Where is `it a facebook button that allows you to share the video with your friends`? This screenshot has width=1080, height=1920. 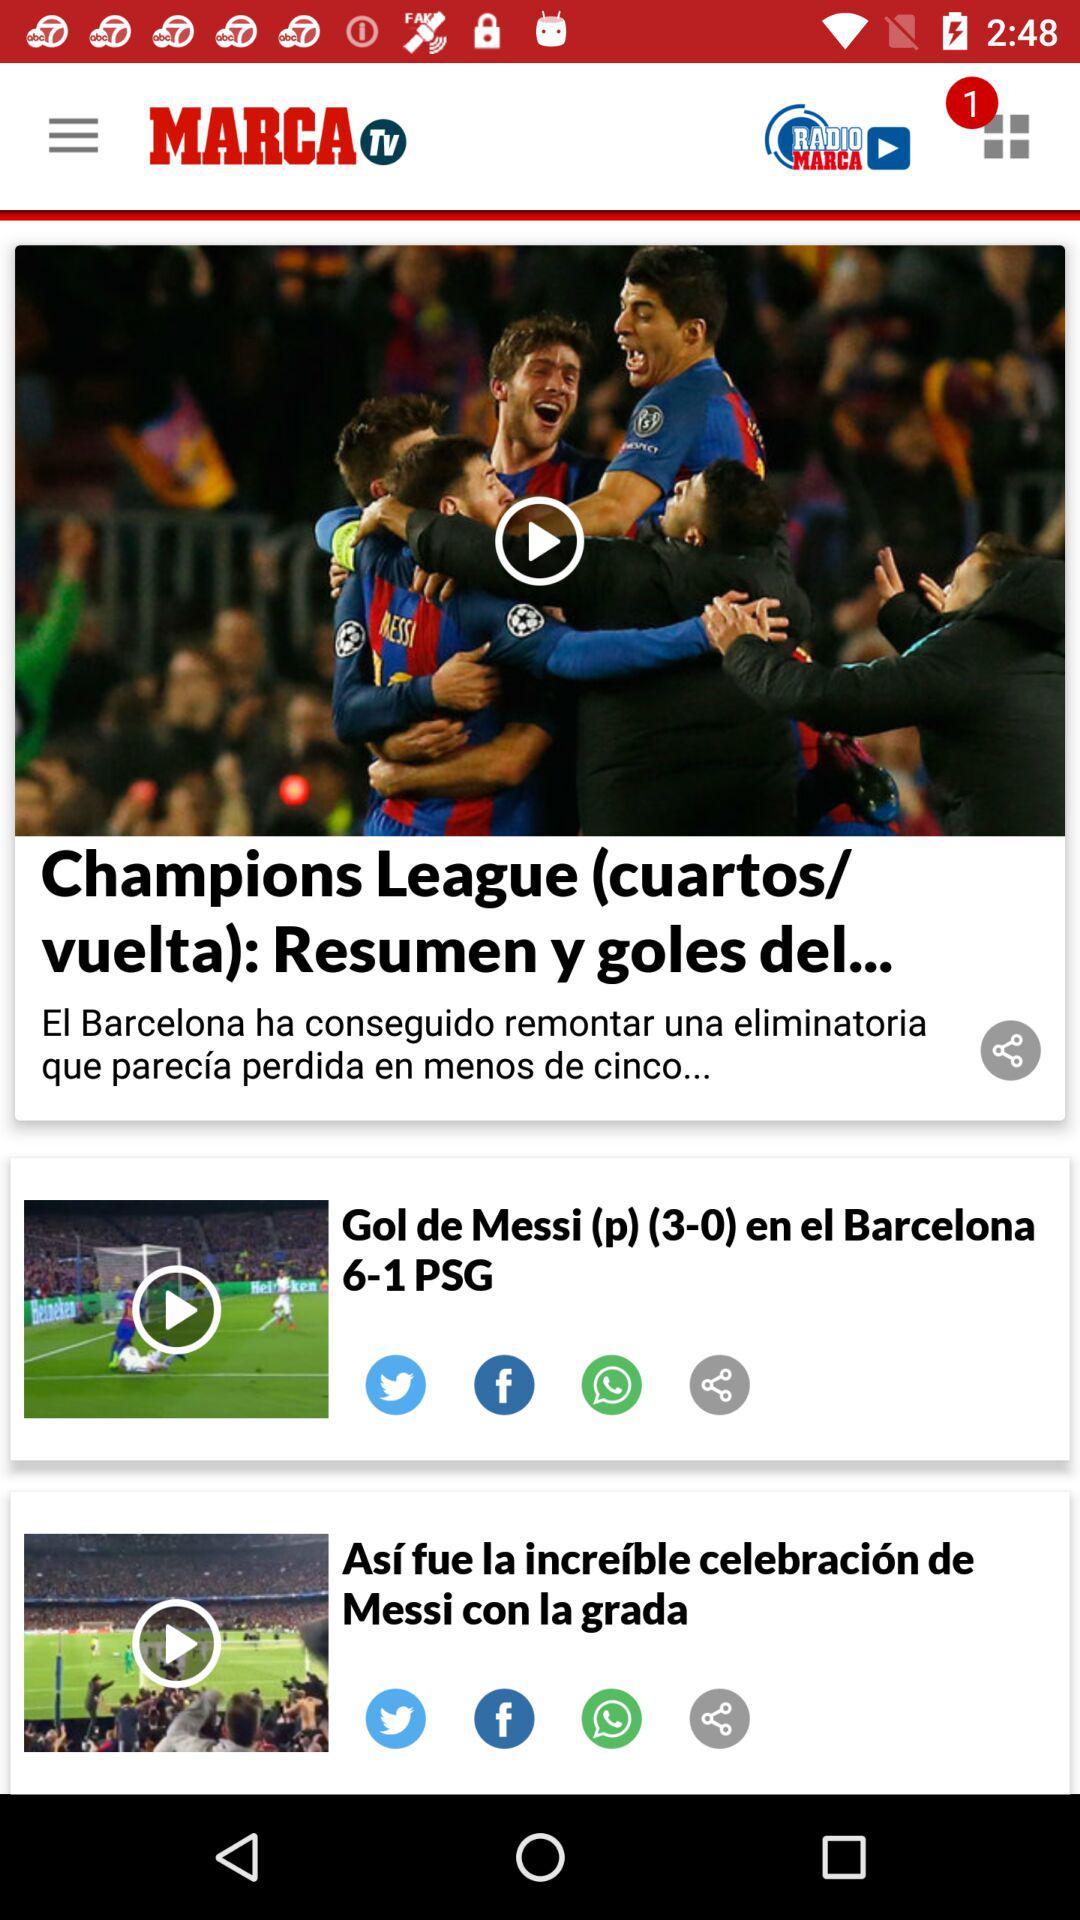 it a facebook button that allows you to share the video with your friends is located at coordinates (503, 1384).